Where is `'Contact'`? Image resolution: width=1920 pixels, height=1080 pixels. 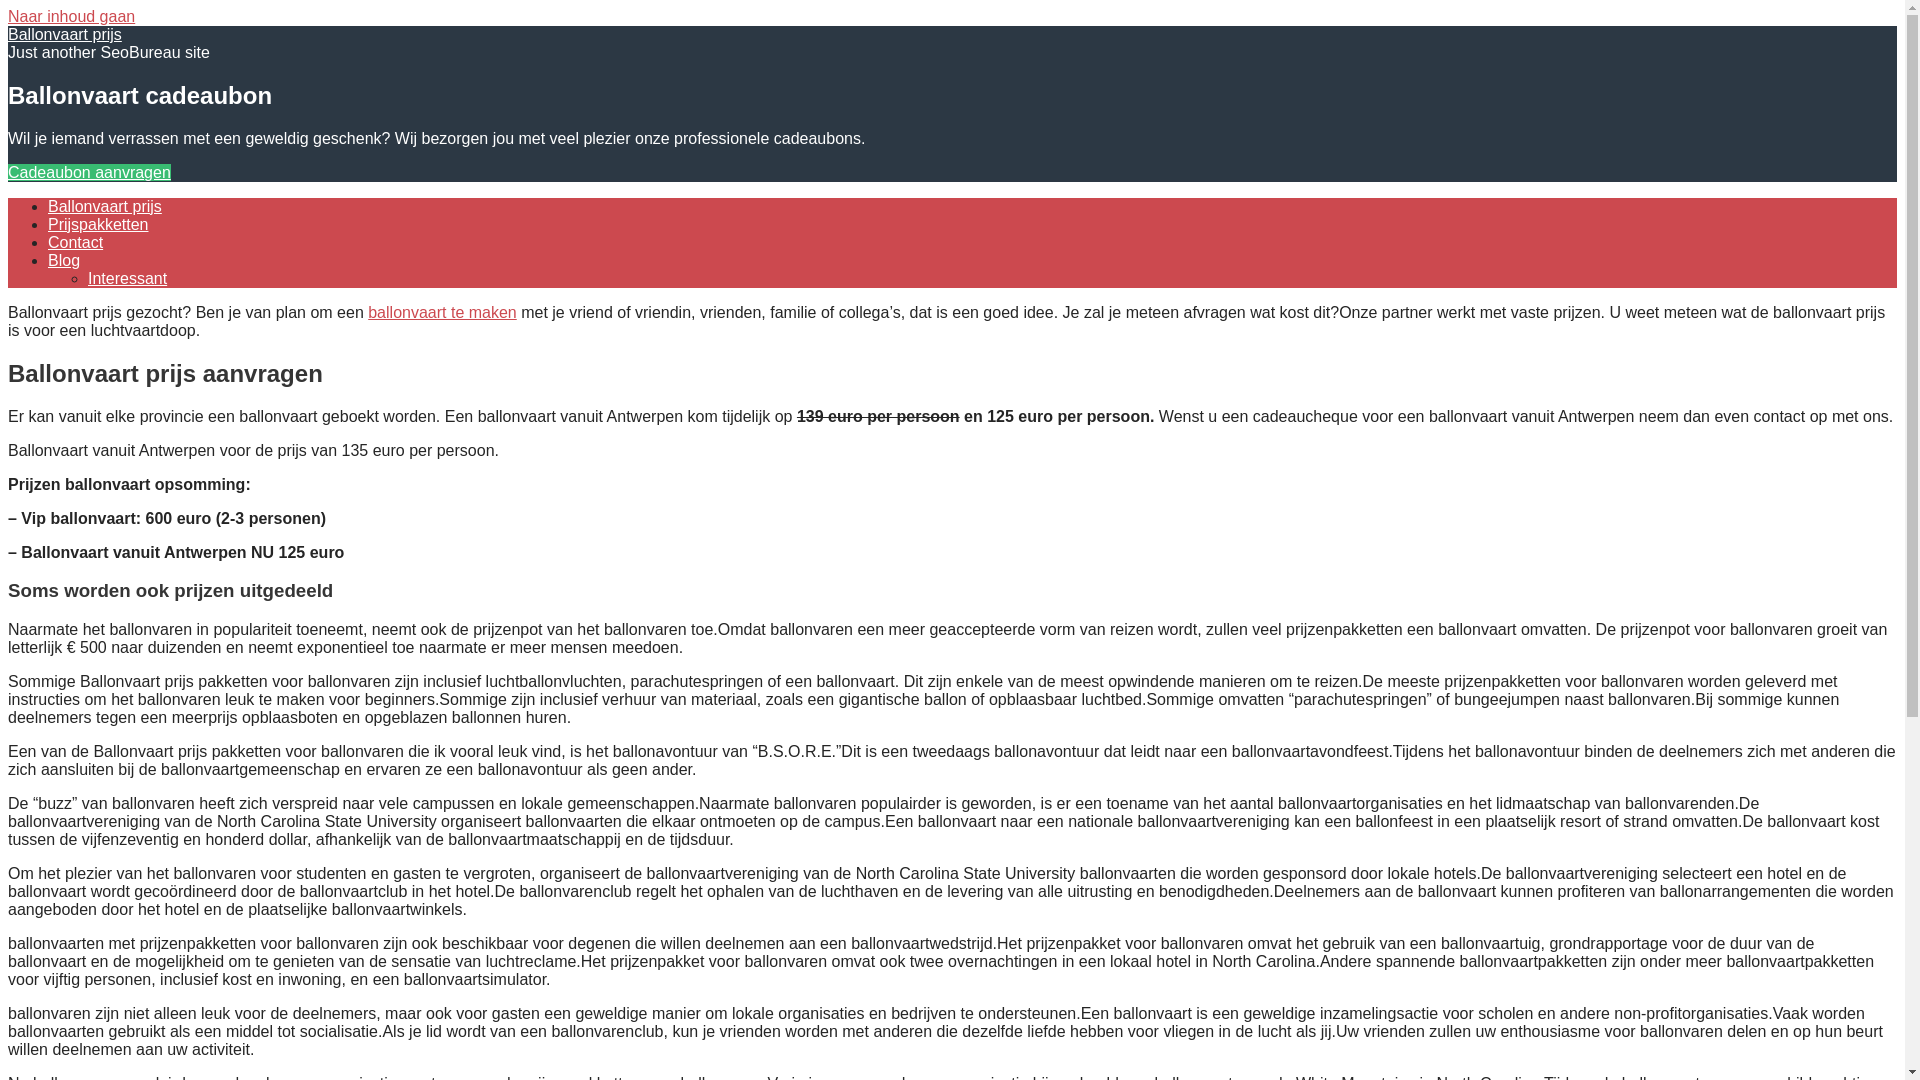
'Contact' is located at coordinates (75, 241).